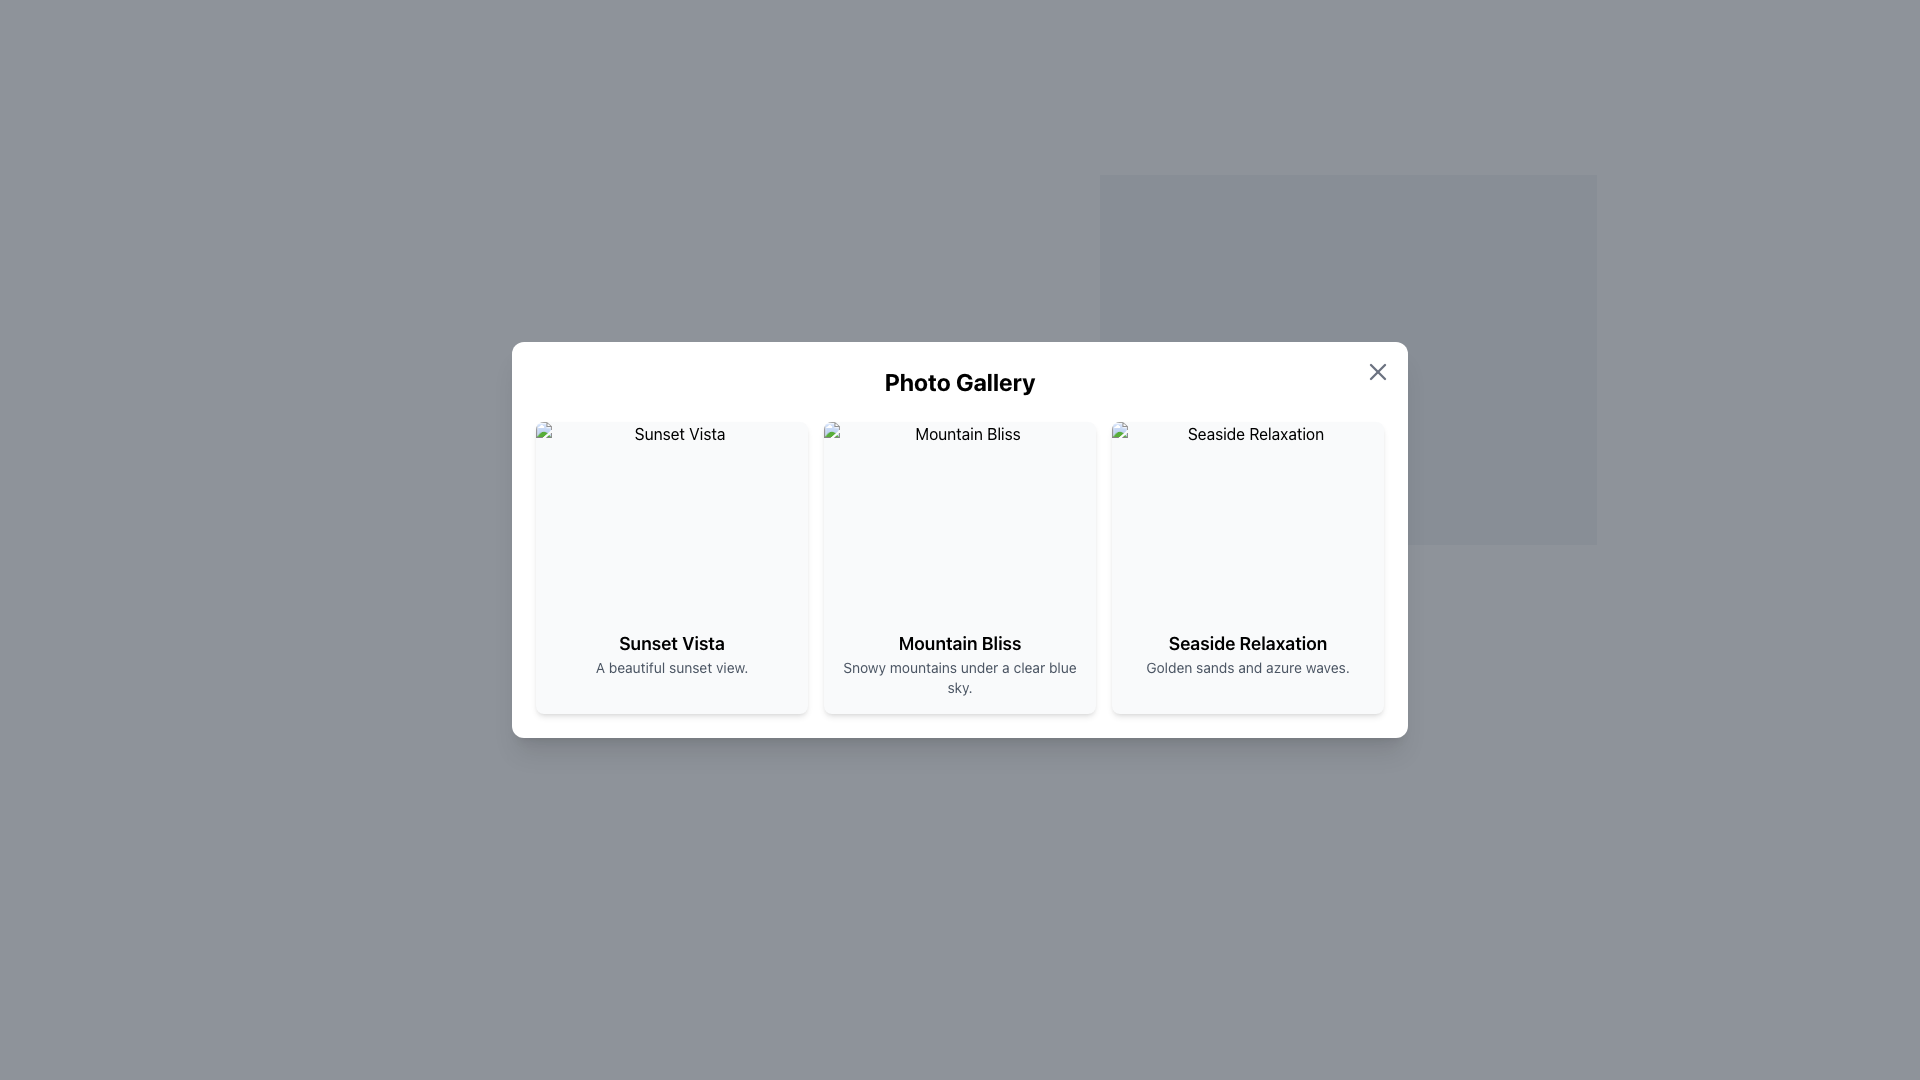 The width and height of the screenshot is (1920, 1080). Describe the element at coordinates (1376, 371) in the screenshot. I see `the close button in the top-right corner of the 'Photo Gallery' dialog box to change its color` at that location.